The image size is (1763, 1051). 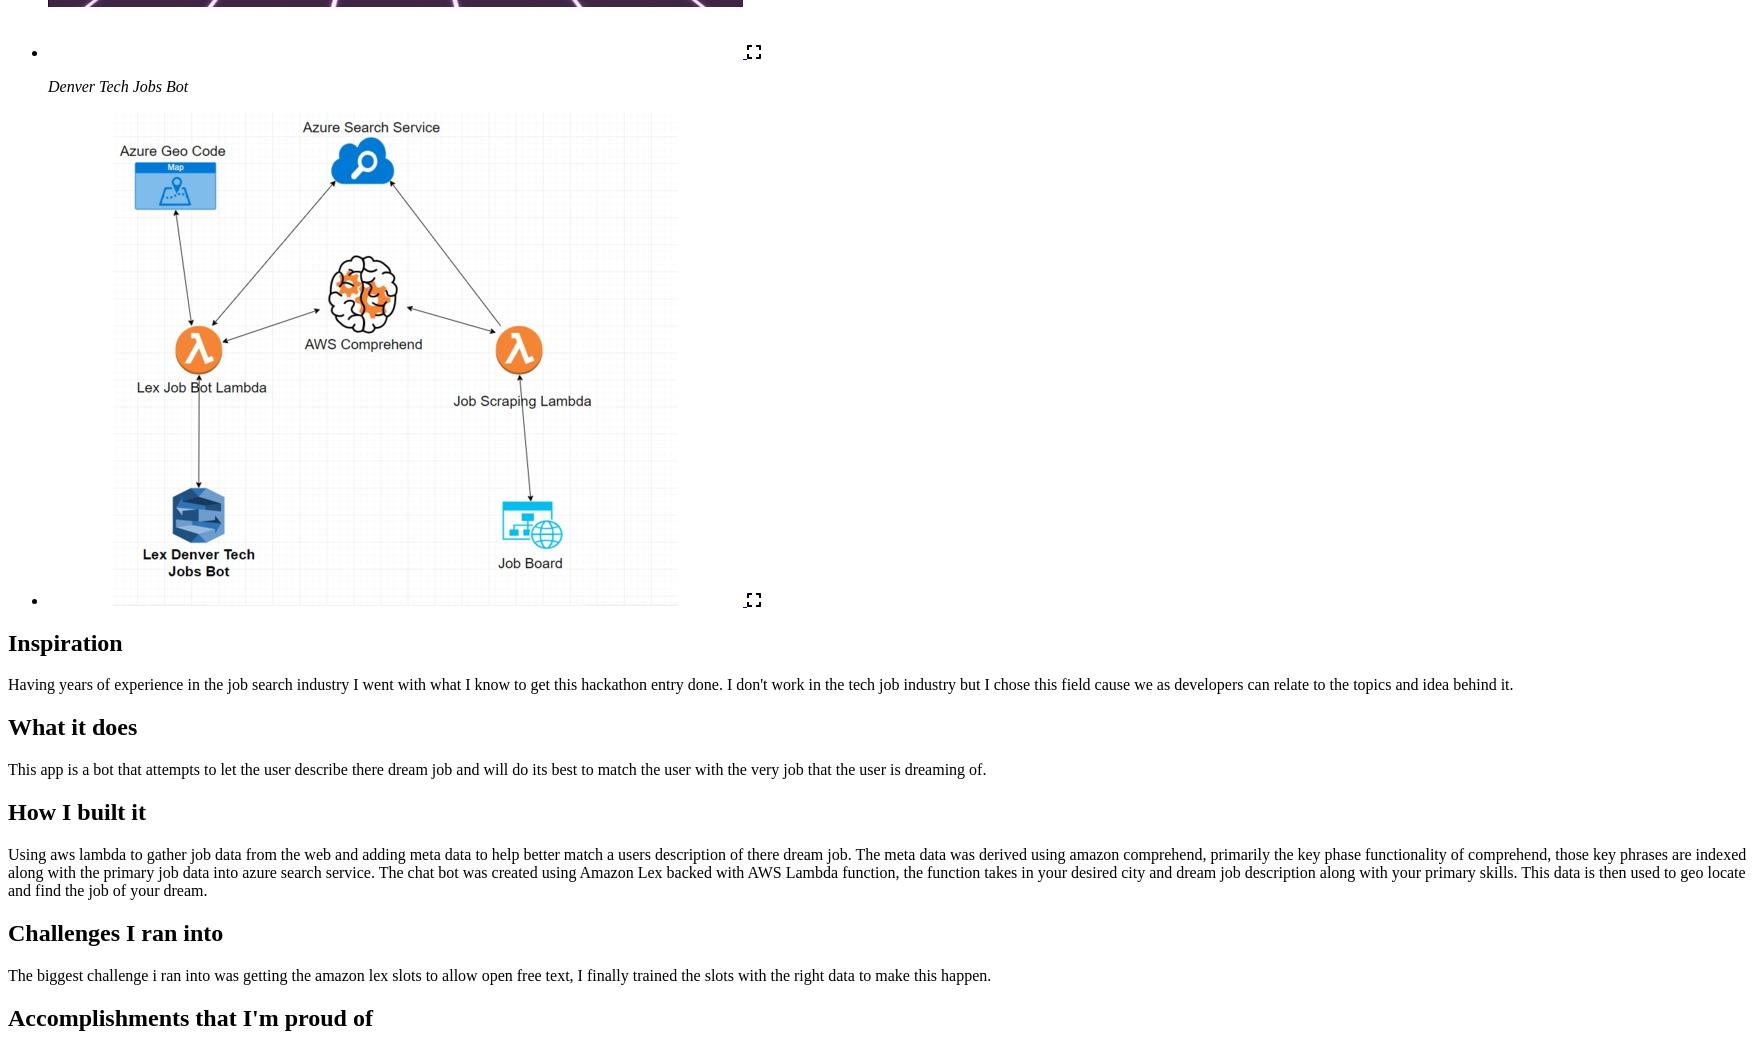 What do you see at coordinates (190, 1015) in the screenshot?
I see `'Accomplishments that I'm proud of'` at bounding box center [190, 1015].